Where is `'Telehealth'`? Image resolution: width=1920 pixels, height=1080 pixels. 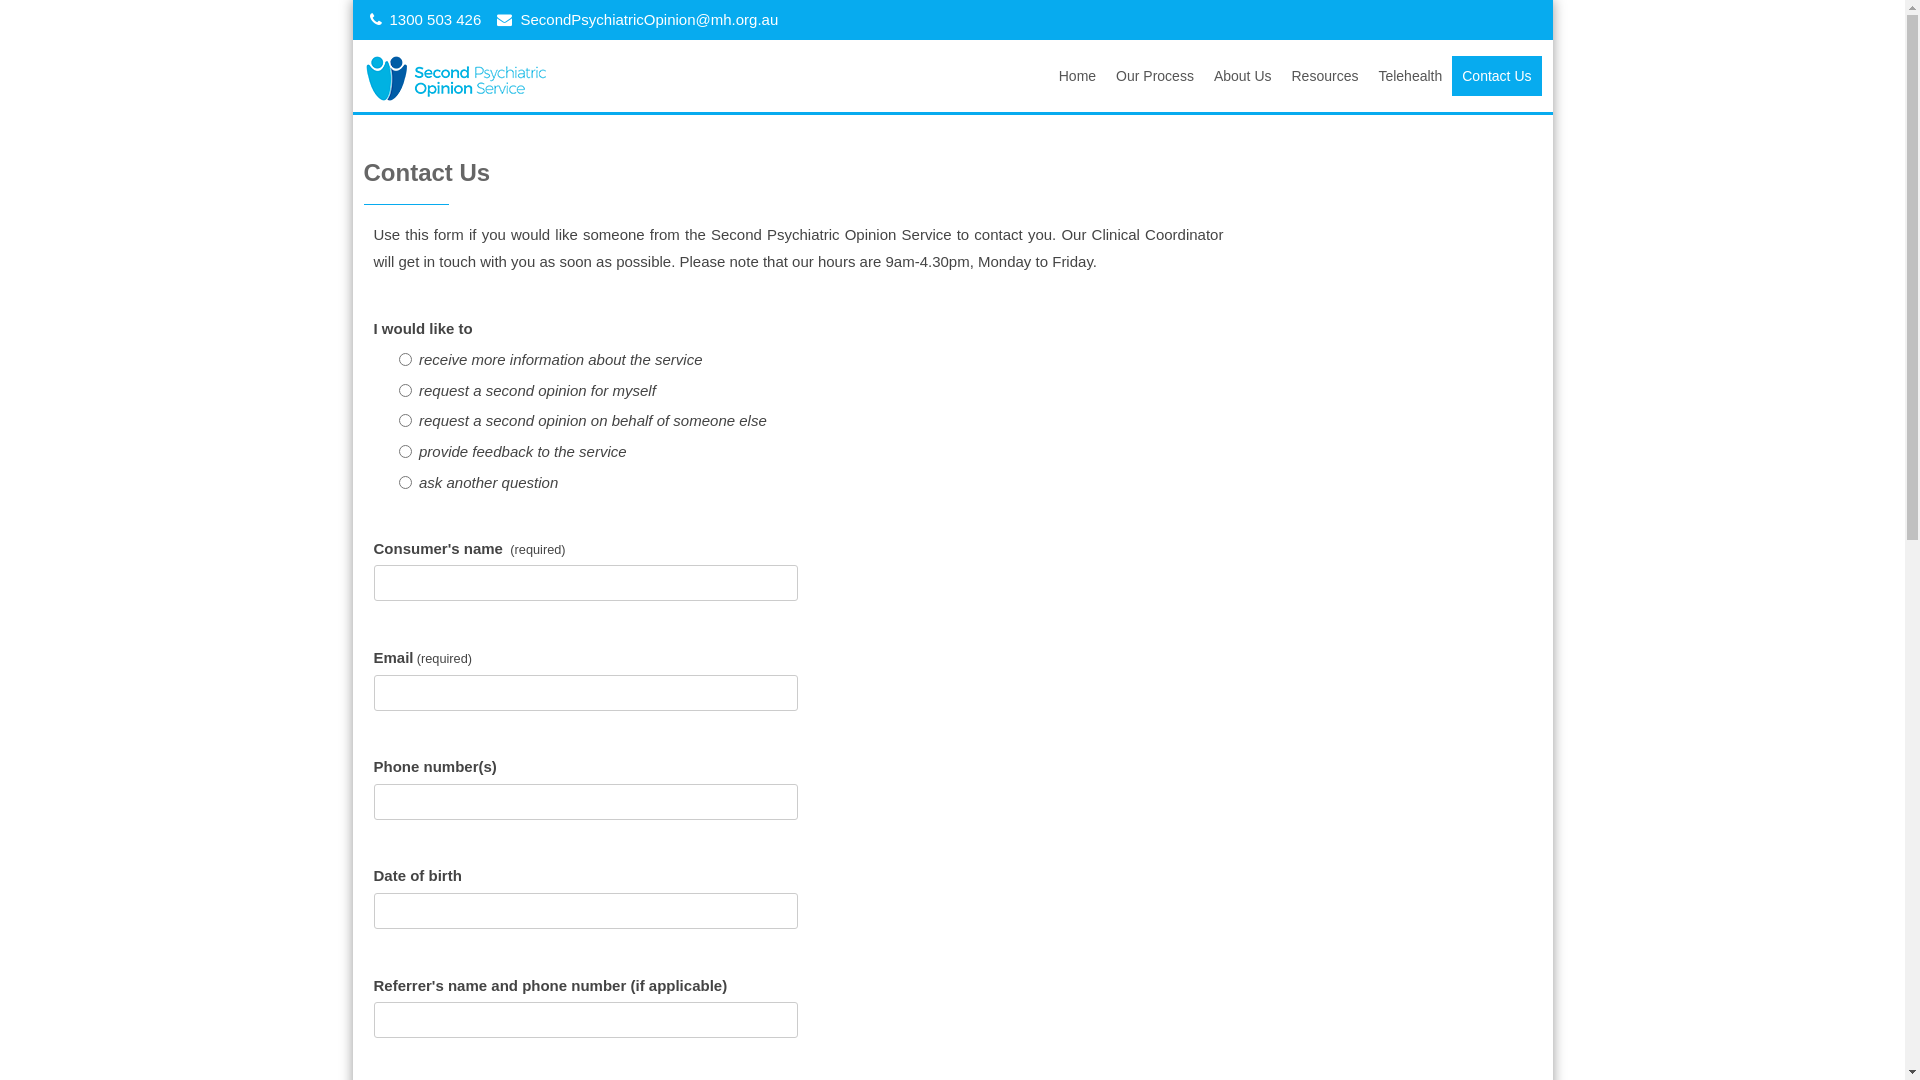 'Telehealth' is located at coordinates (1409, 75).